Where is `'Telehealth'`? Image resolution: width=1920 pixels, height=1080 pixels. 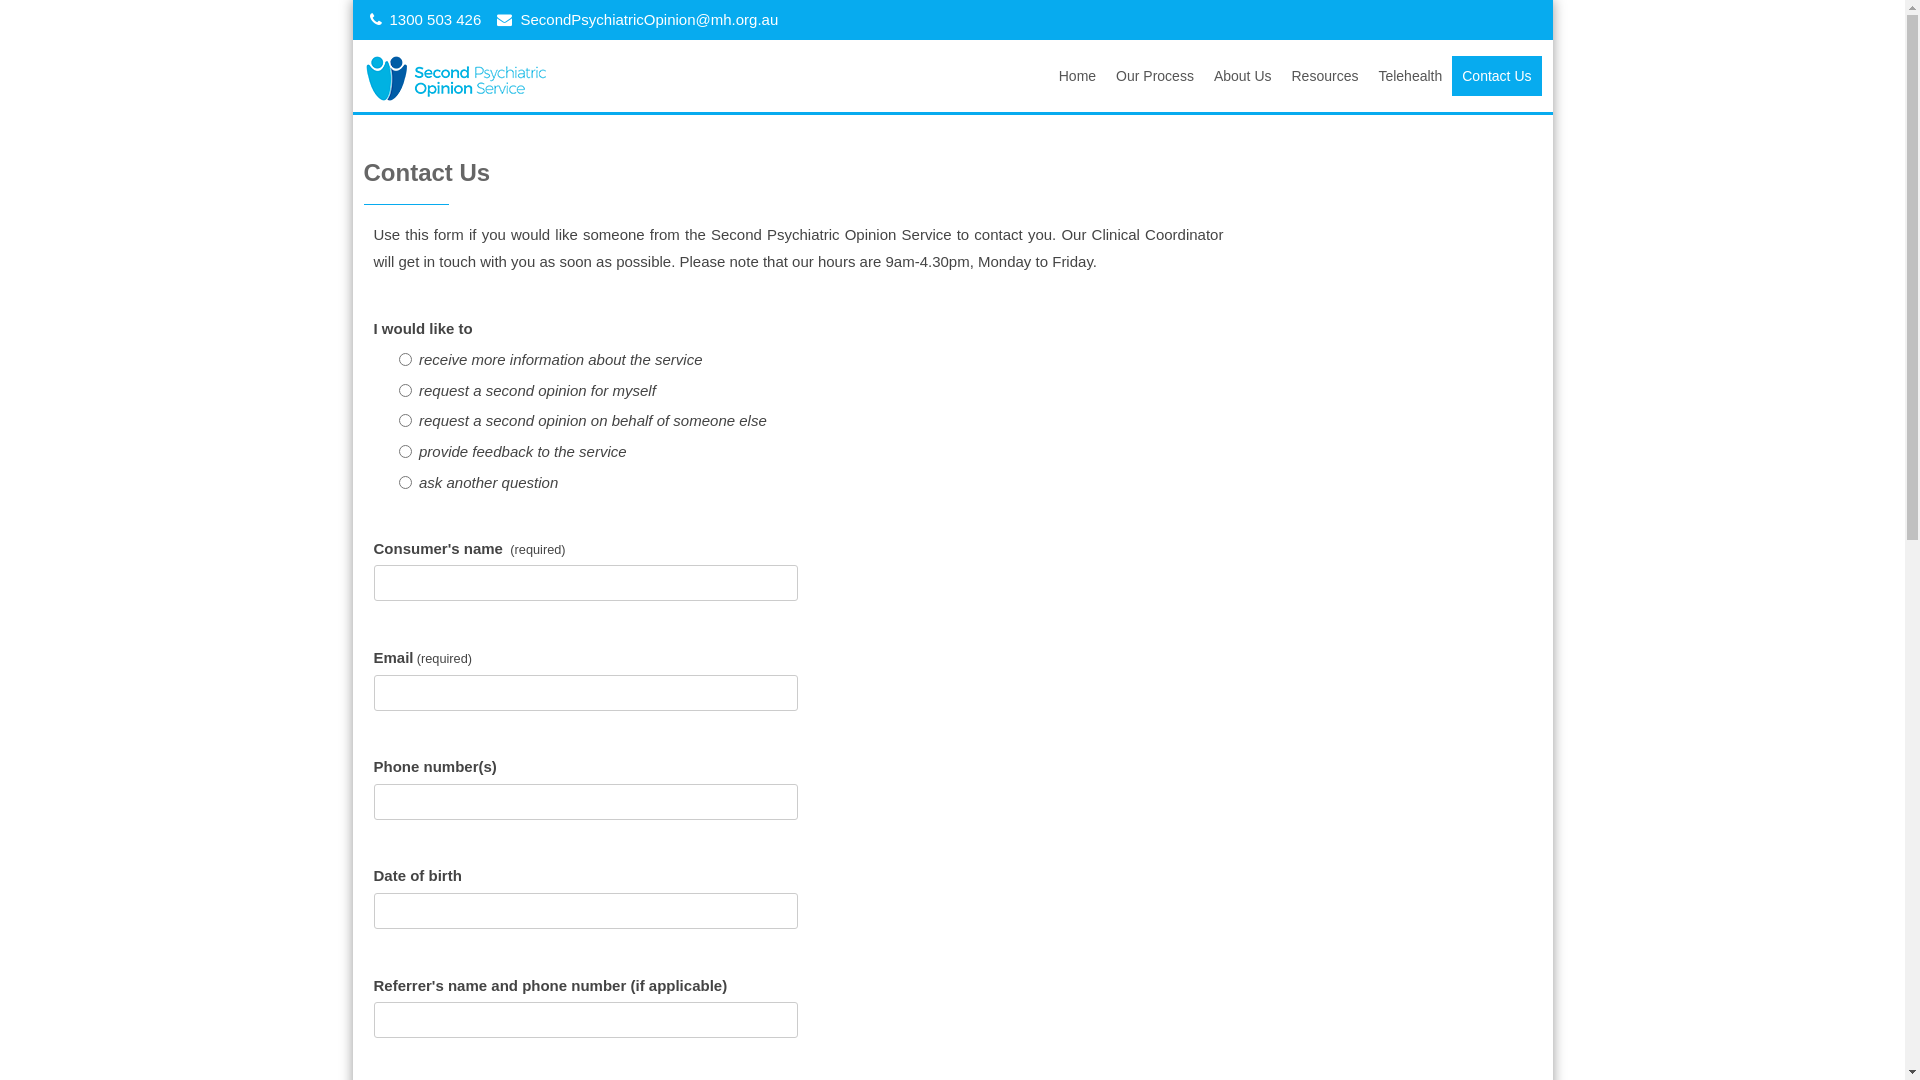 'Telehealth' is located at coordinates (1409, 75).